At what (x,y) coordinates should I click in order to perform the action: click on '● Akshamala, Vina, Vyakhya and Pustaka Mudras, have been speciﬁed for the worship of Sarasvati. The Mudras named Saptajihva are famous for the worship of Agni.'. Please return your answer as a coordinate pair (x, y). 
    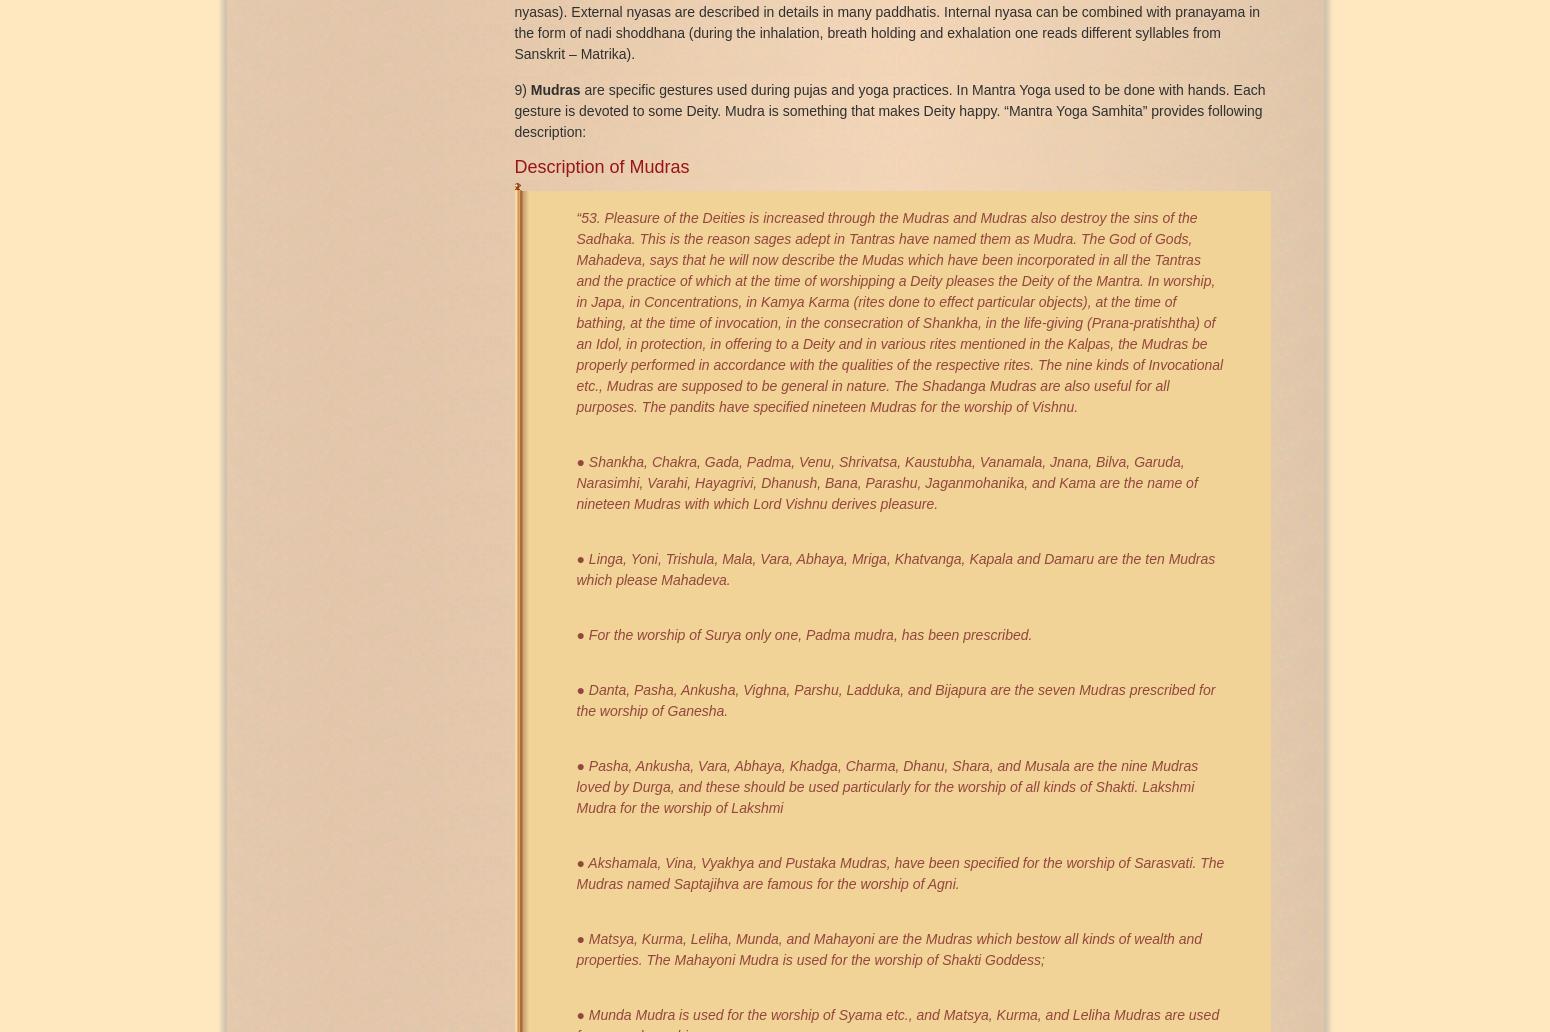
    Looking at the image, I should click on (575, 872).